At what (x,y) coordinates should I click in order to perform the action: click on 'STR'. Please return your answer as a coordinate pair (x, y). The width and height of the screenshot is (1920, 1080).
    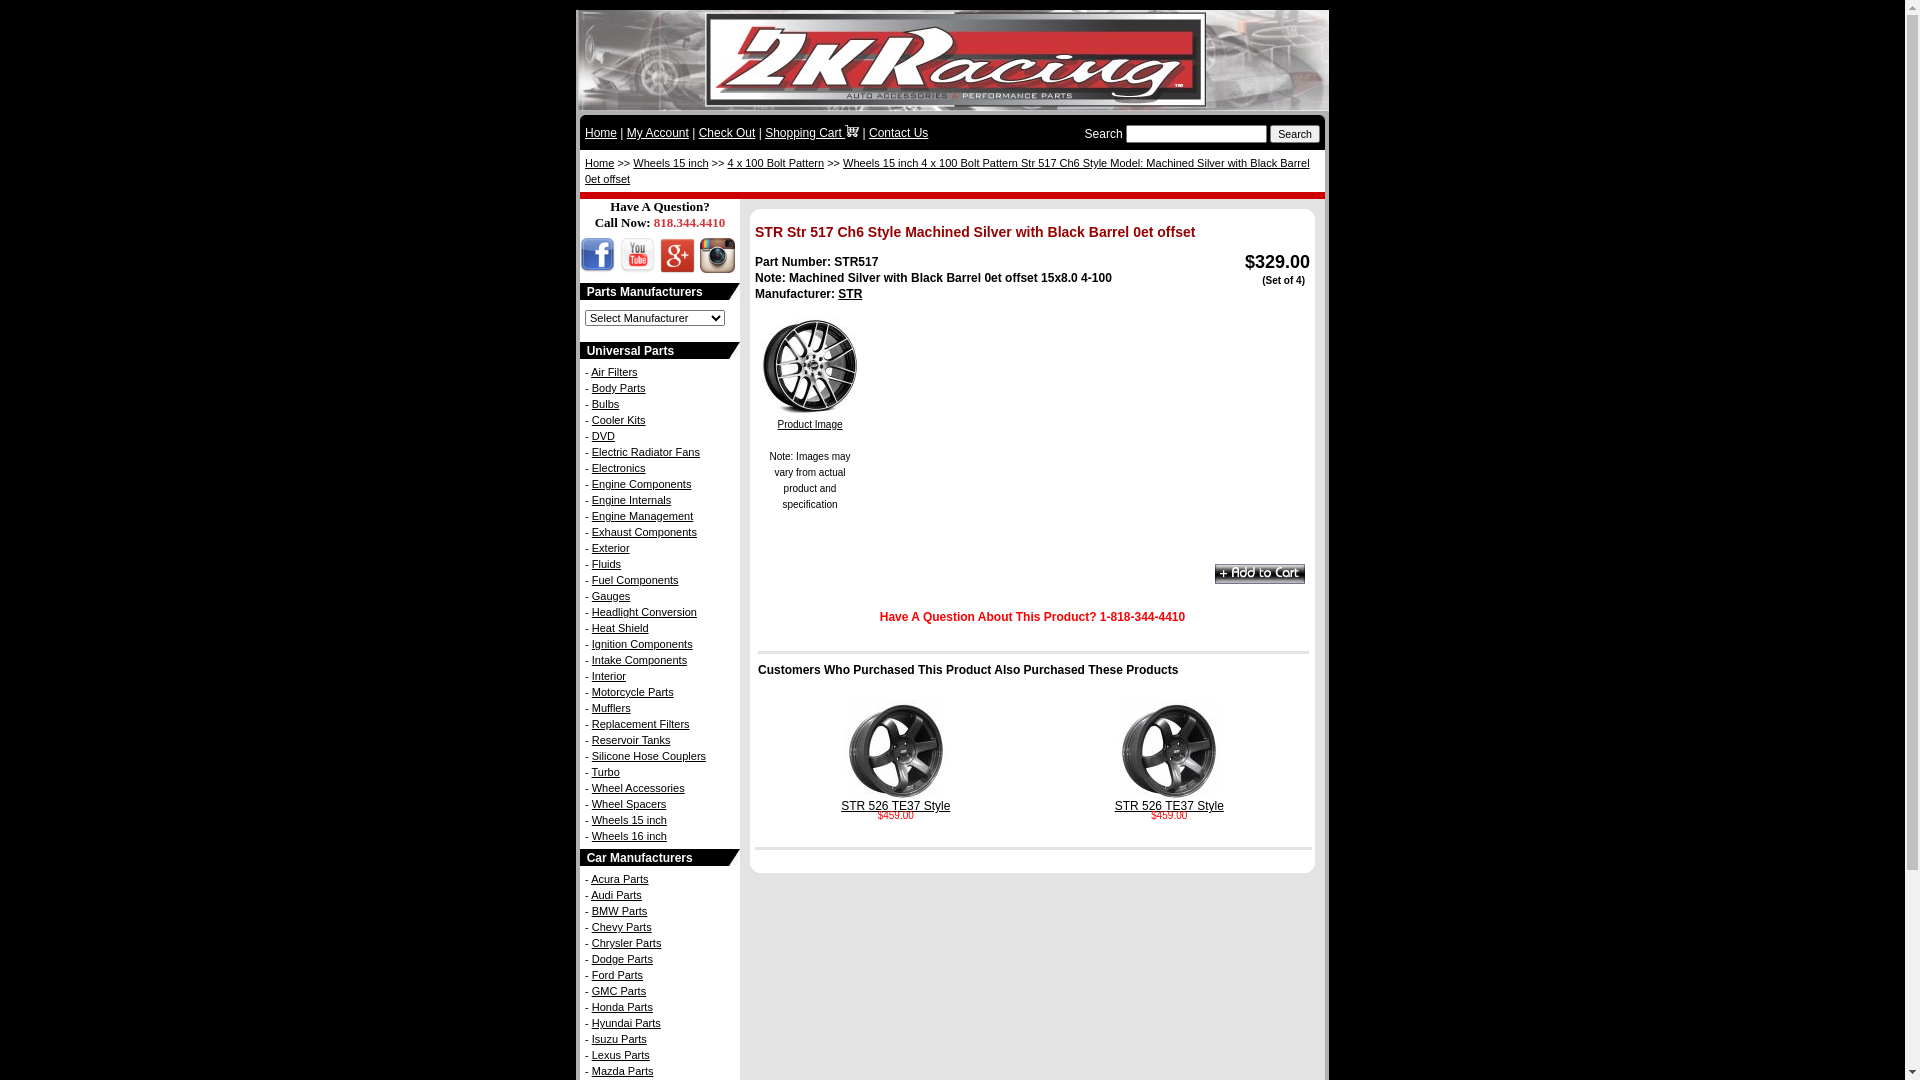
    Looking at the image, I should click on (838, 293).